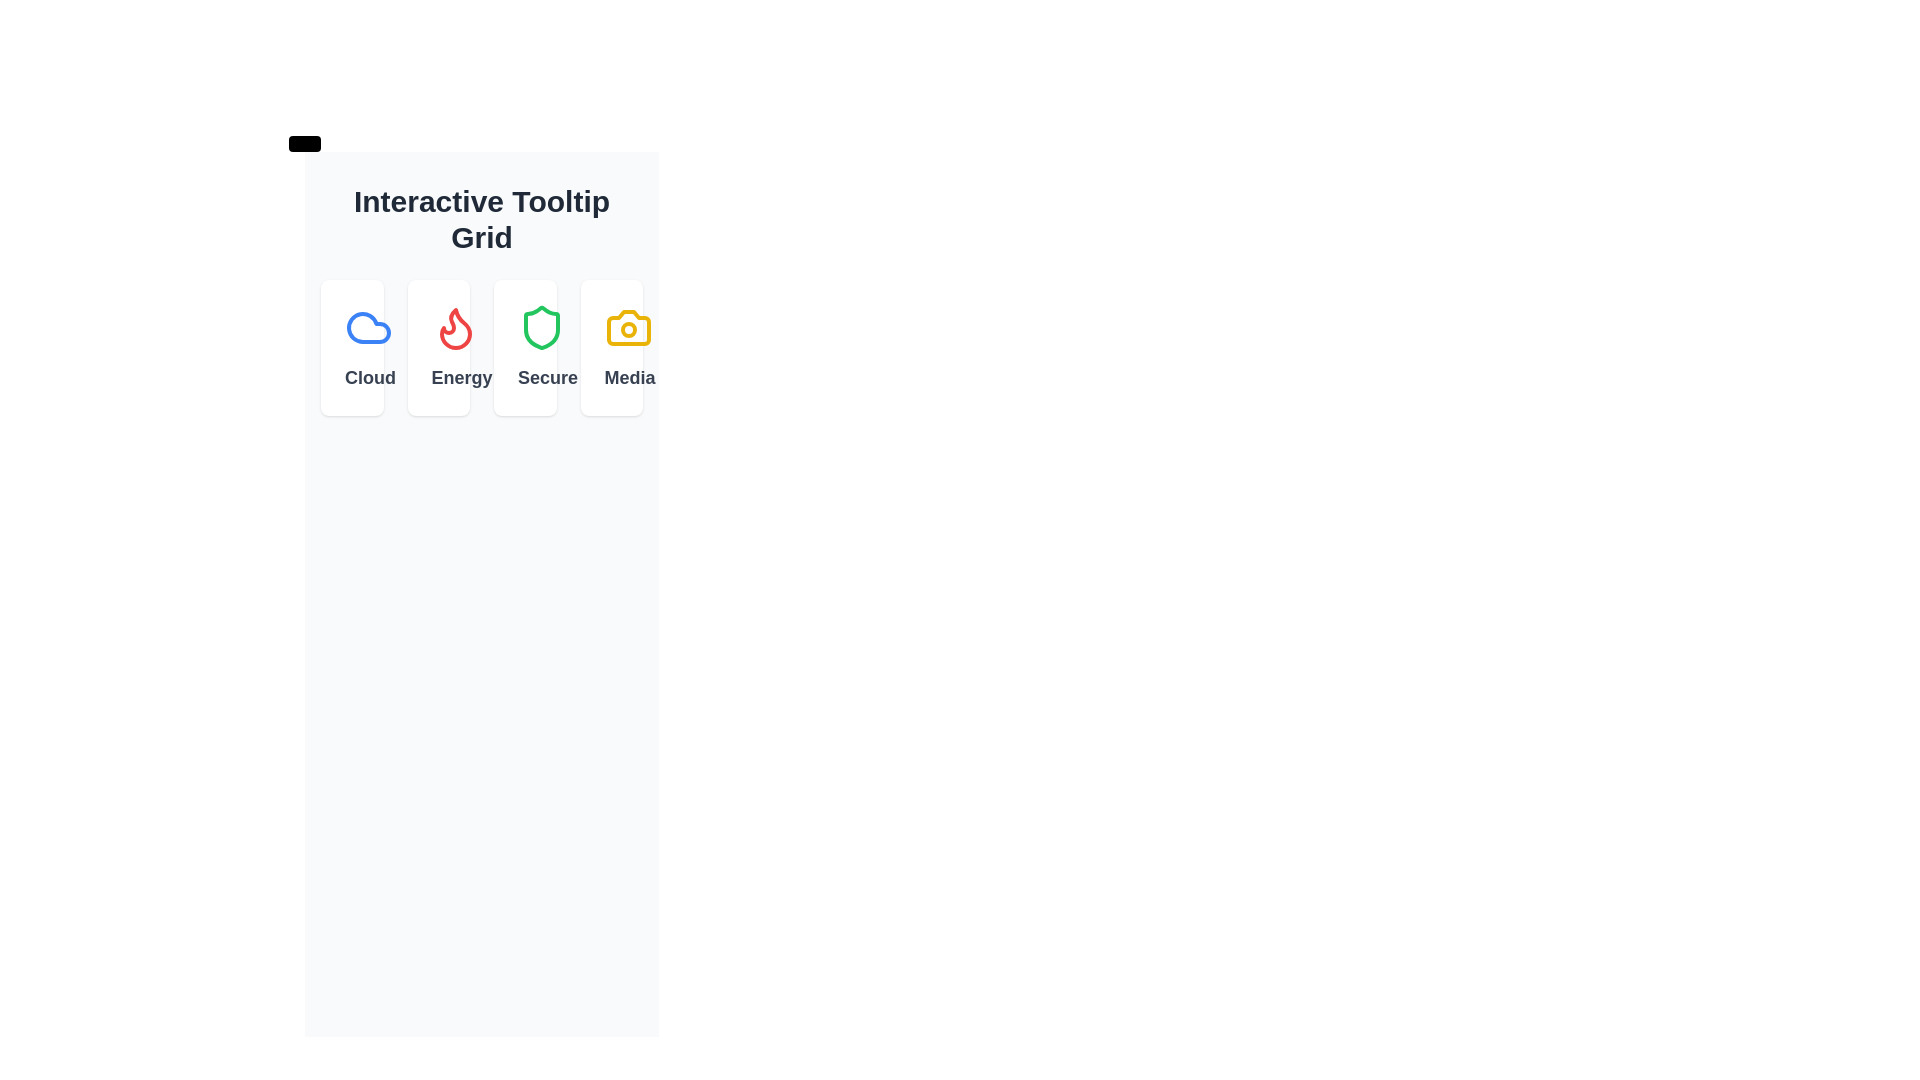 The height and width of the screenshot is (1080, 1920). Describe the element at coordinates (610, 378) in the screenshot. I see `the 'Media' text label located in the second row of the grid, which is the fourth item from the left, positioned below the camera icon` at that location.